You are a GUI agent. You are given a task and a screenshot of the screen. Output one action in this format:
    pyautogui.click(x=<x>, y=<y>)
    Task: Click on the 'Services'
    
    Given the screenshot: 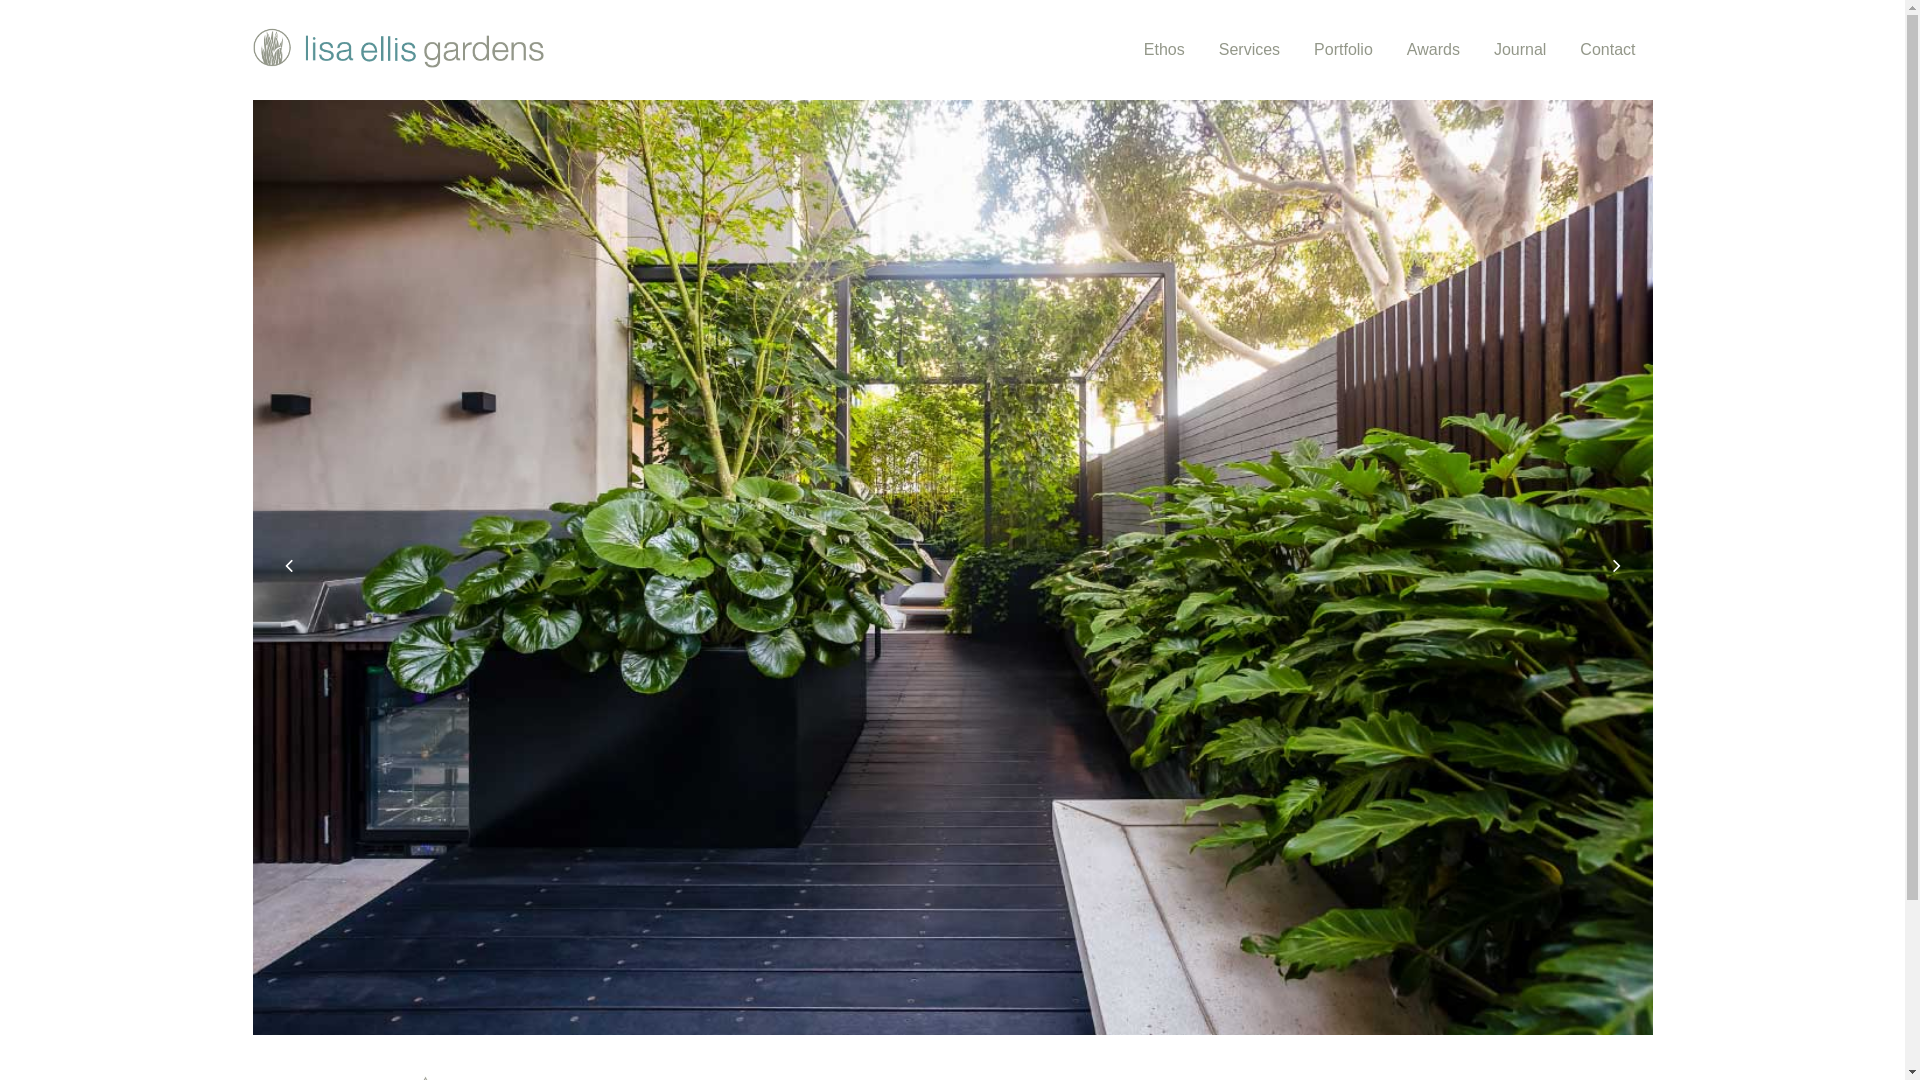 What is the action you would take?
    pyautogui.click(x=1248, y=49)
    